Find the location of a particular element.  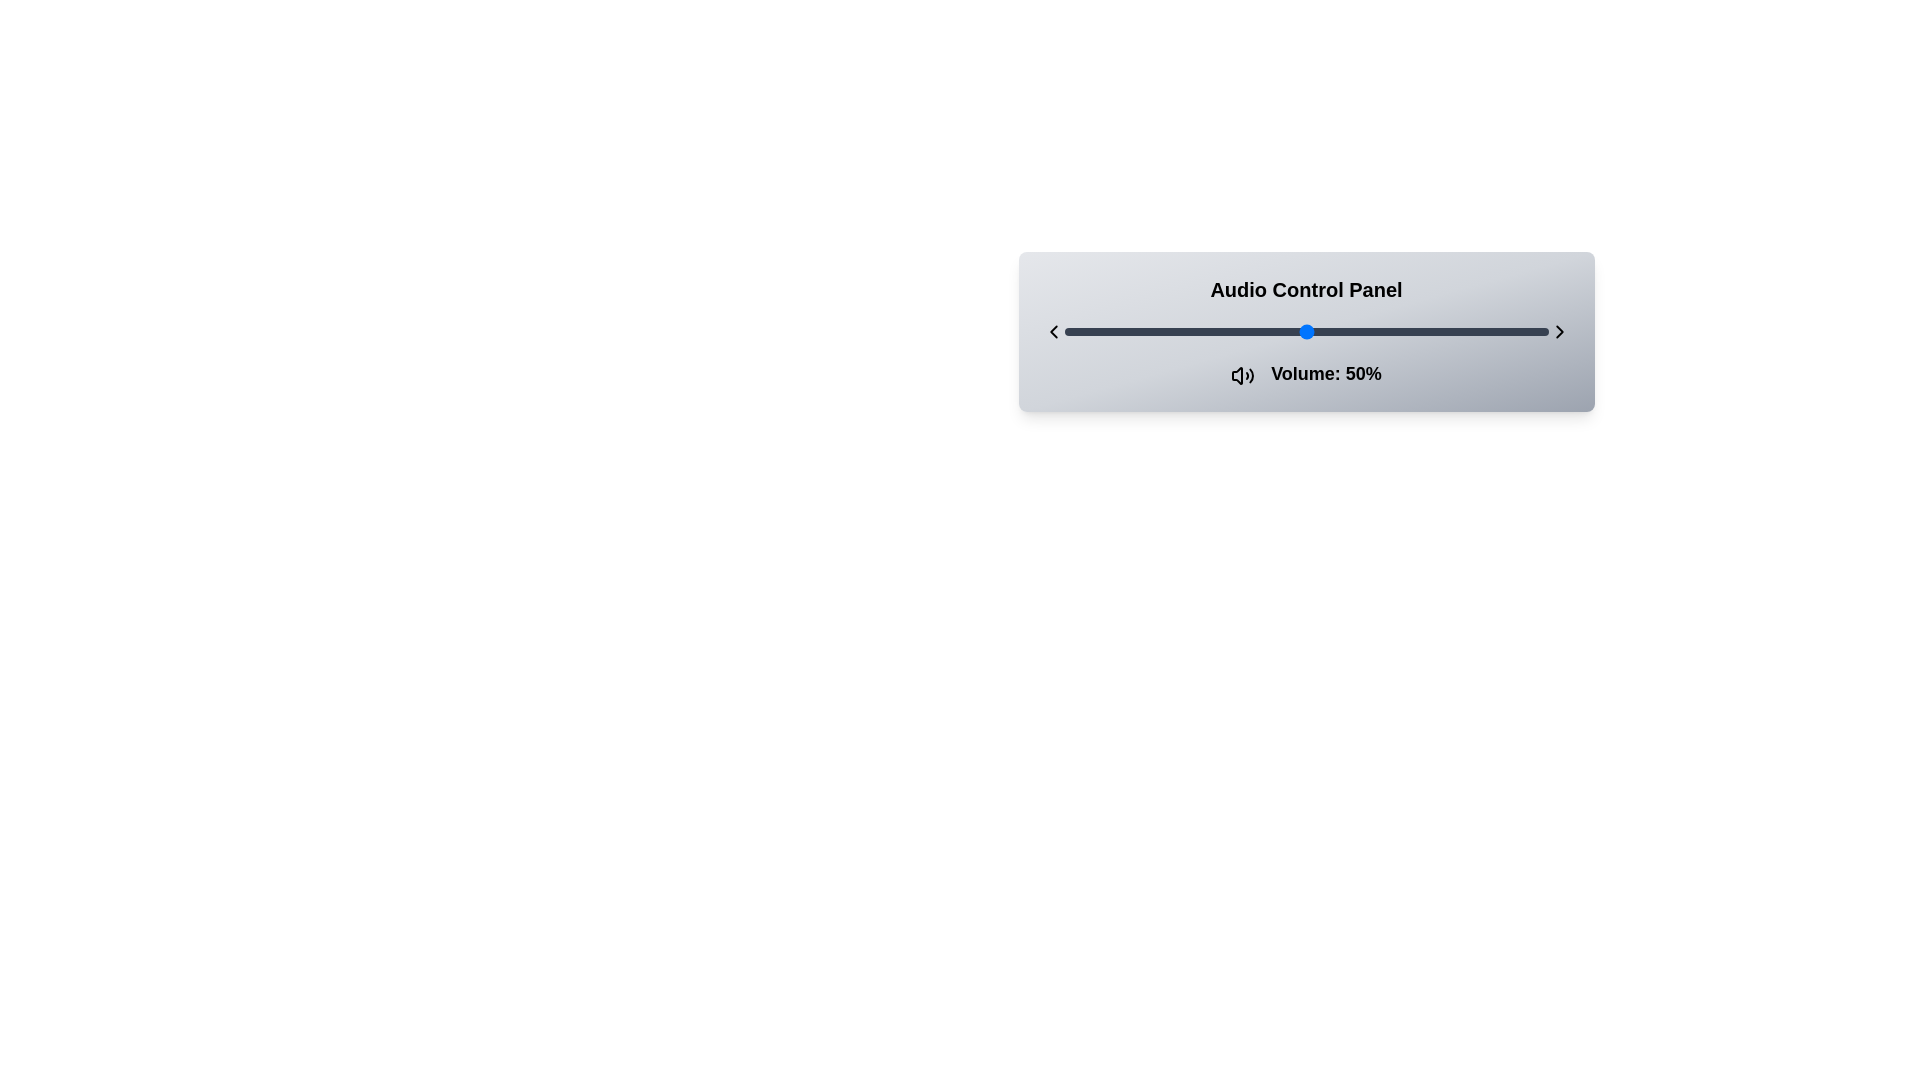

the slider is located at coordinates (1291, 330).